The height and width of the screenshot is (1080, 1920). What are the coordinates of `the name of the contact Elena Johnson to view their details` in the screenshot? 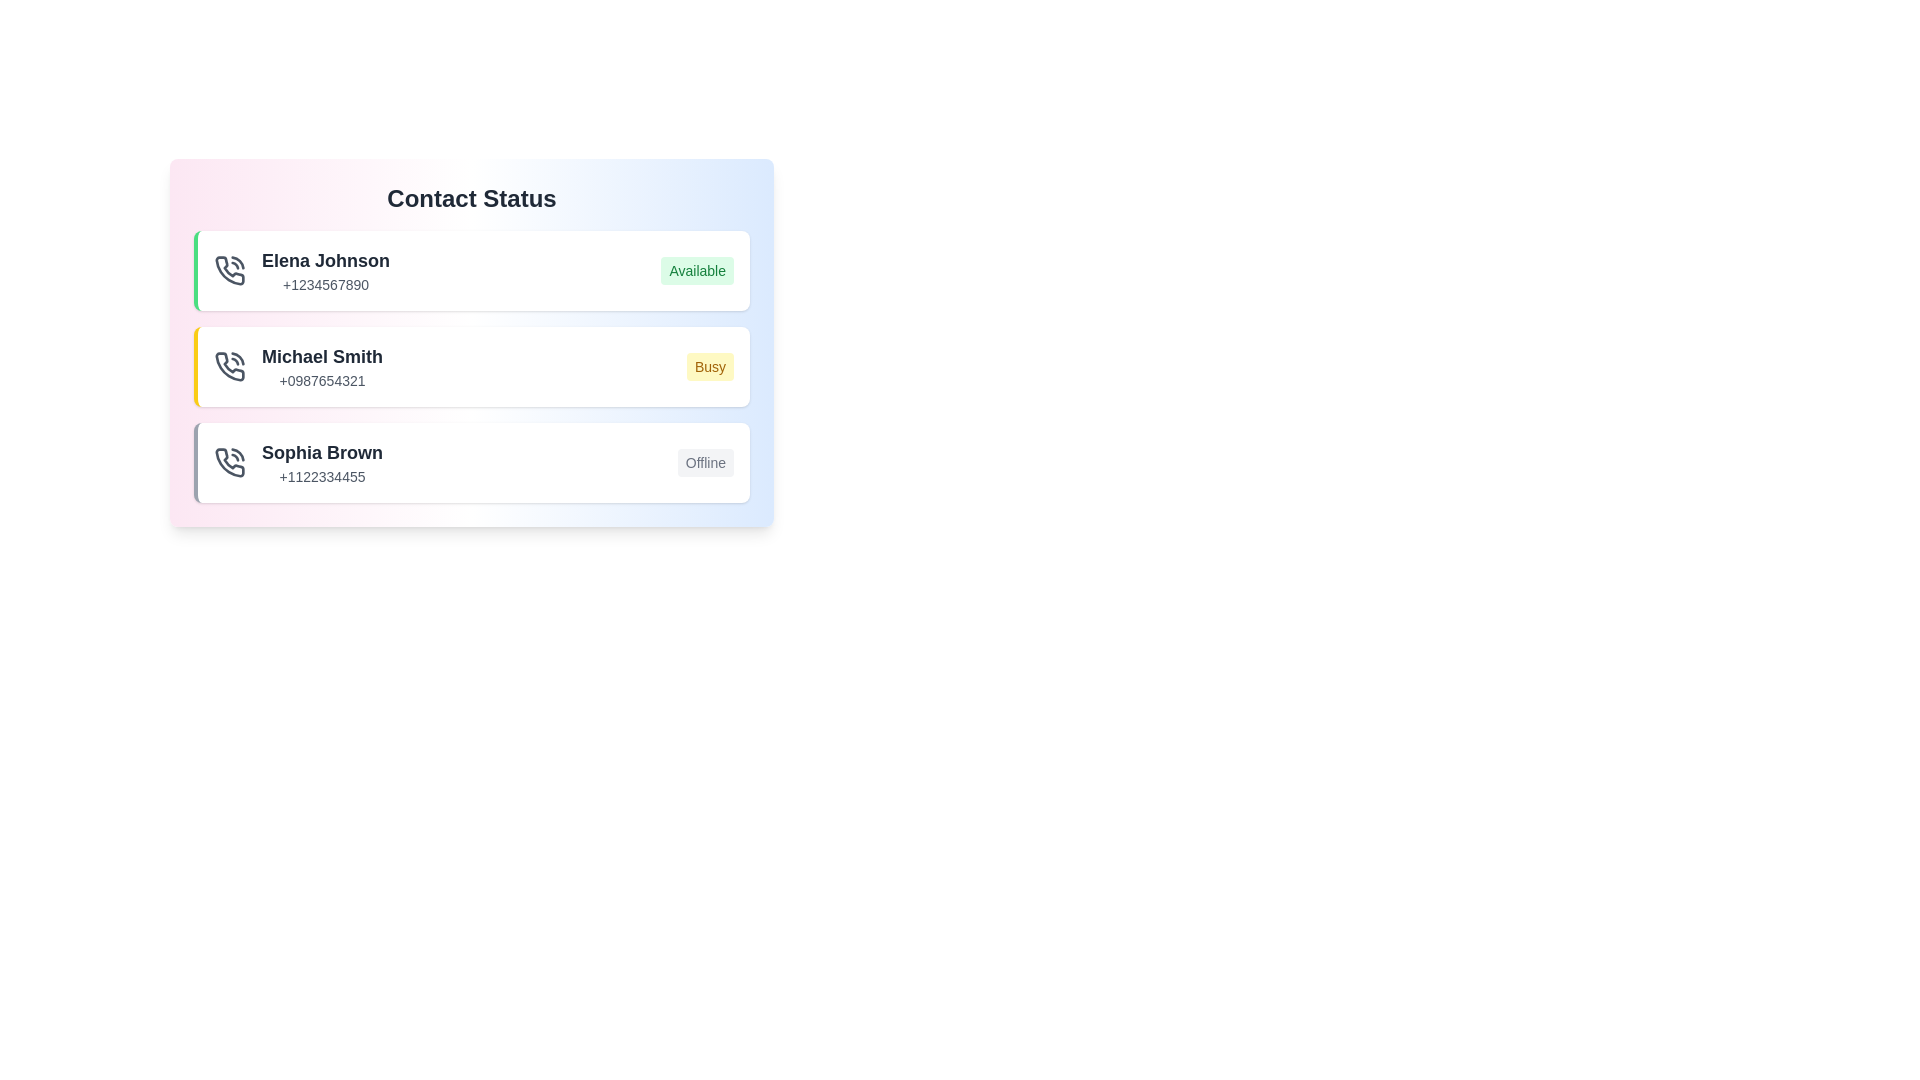 It's located at (326, 260).